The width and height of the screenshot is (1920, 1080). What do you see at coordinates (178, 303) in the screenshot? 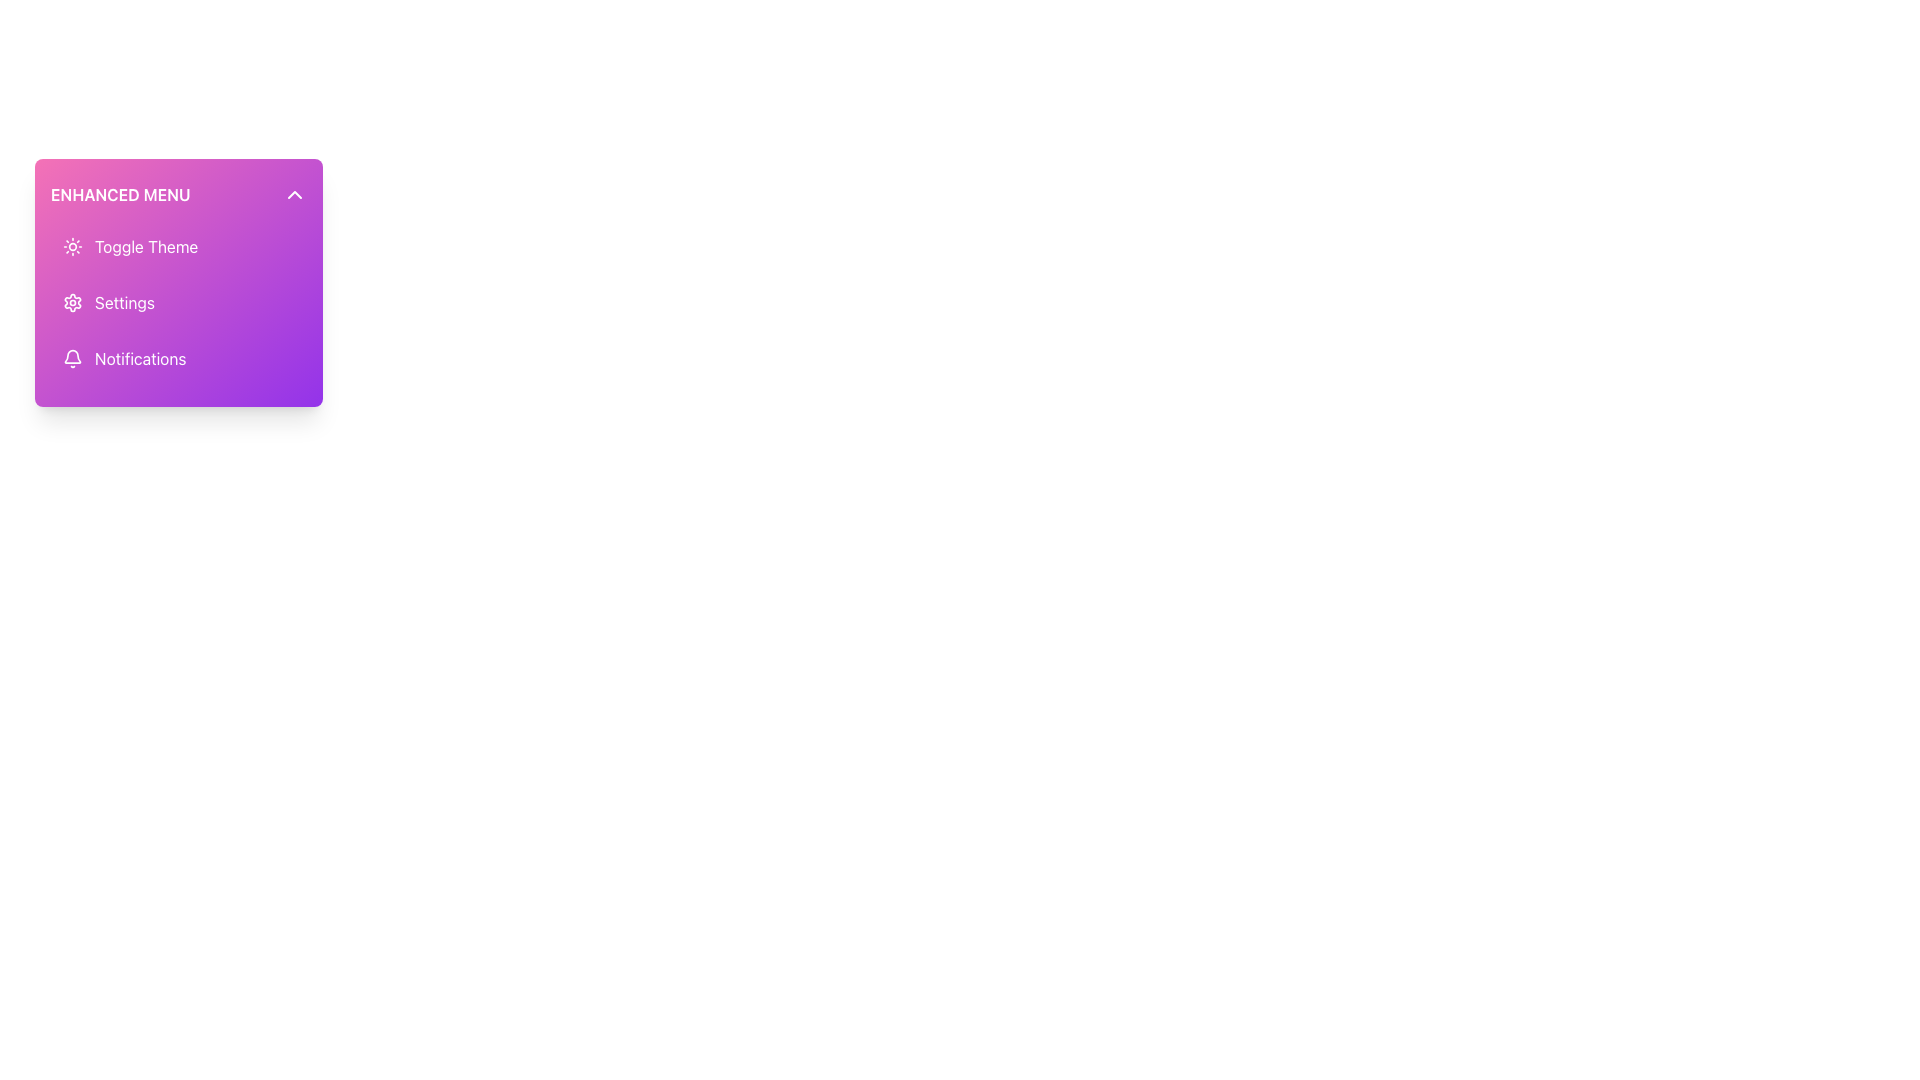
I see `the settings button in the Enhanced Menu` at bounding box center [178, 303].